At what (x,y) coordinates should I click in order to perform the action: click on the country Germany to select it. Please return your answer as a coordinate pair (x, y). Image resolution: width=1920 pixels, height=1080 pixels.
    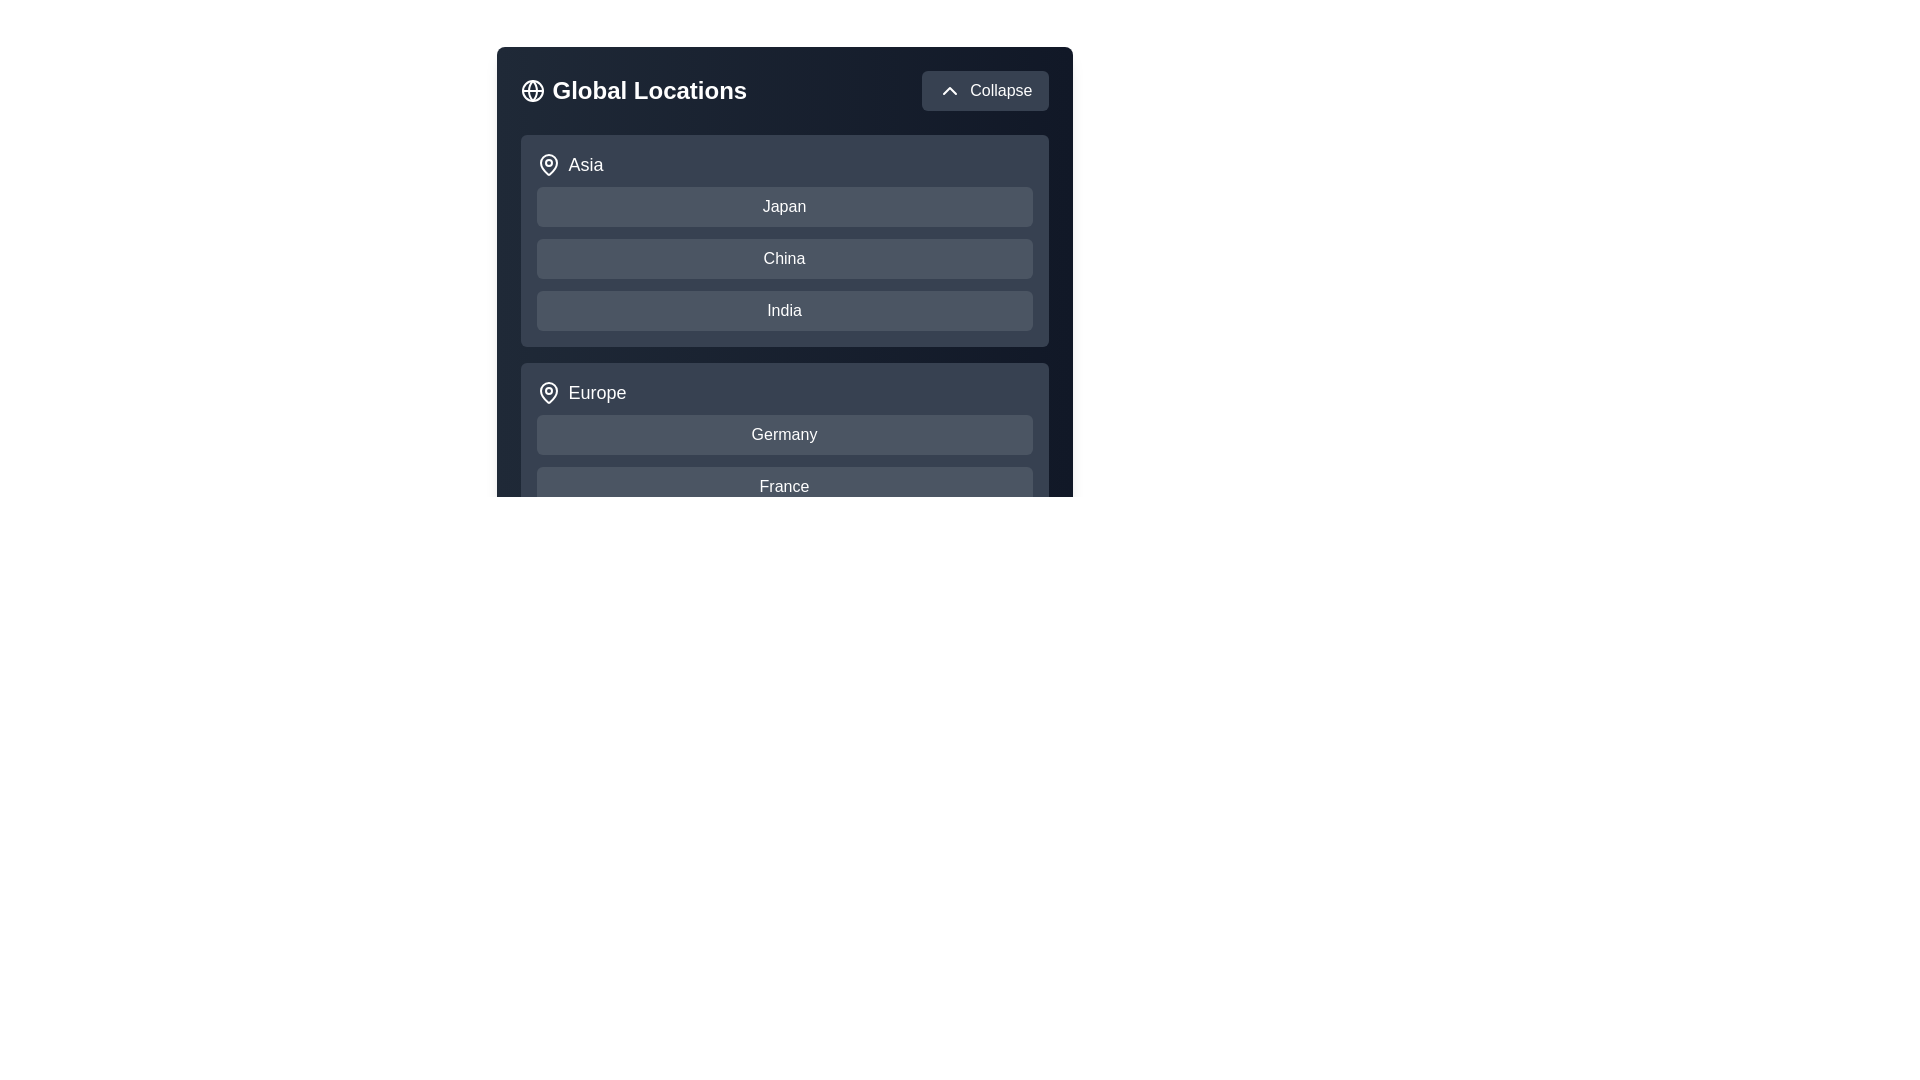
    Looking at the image, I should click on (783, 434).